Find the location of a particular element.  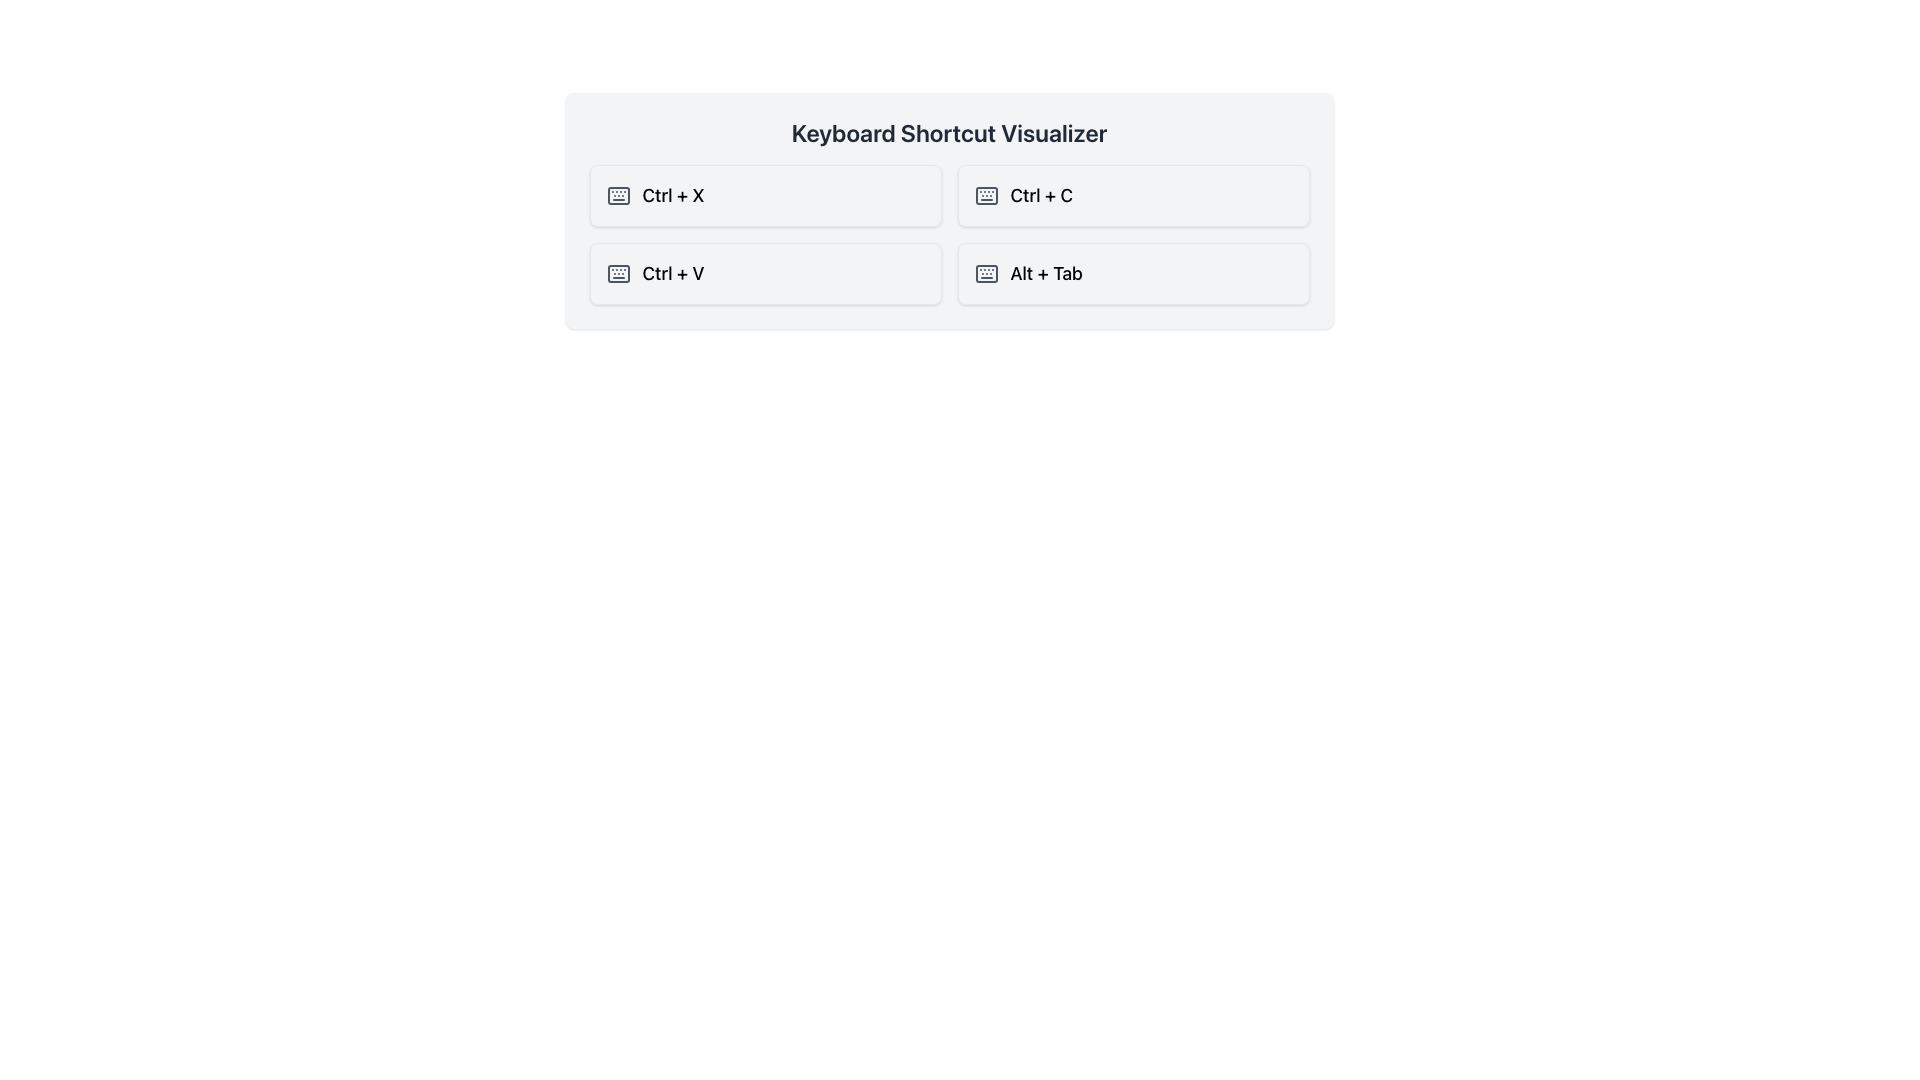

the icon representing the keyboard shortcut 'Ctrl + V', which is located on the left side of its respective list item, adjacent to the descriptive text is located at coordinates (617, 273).